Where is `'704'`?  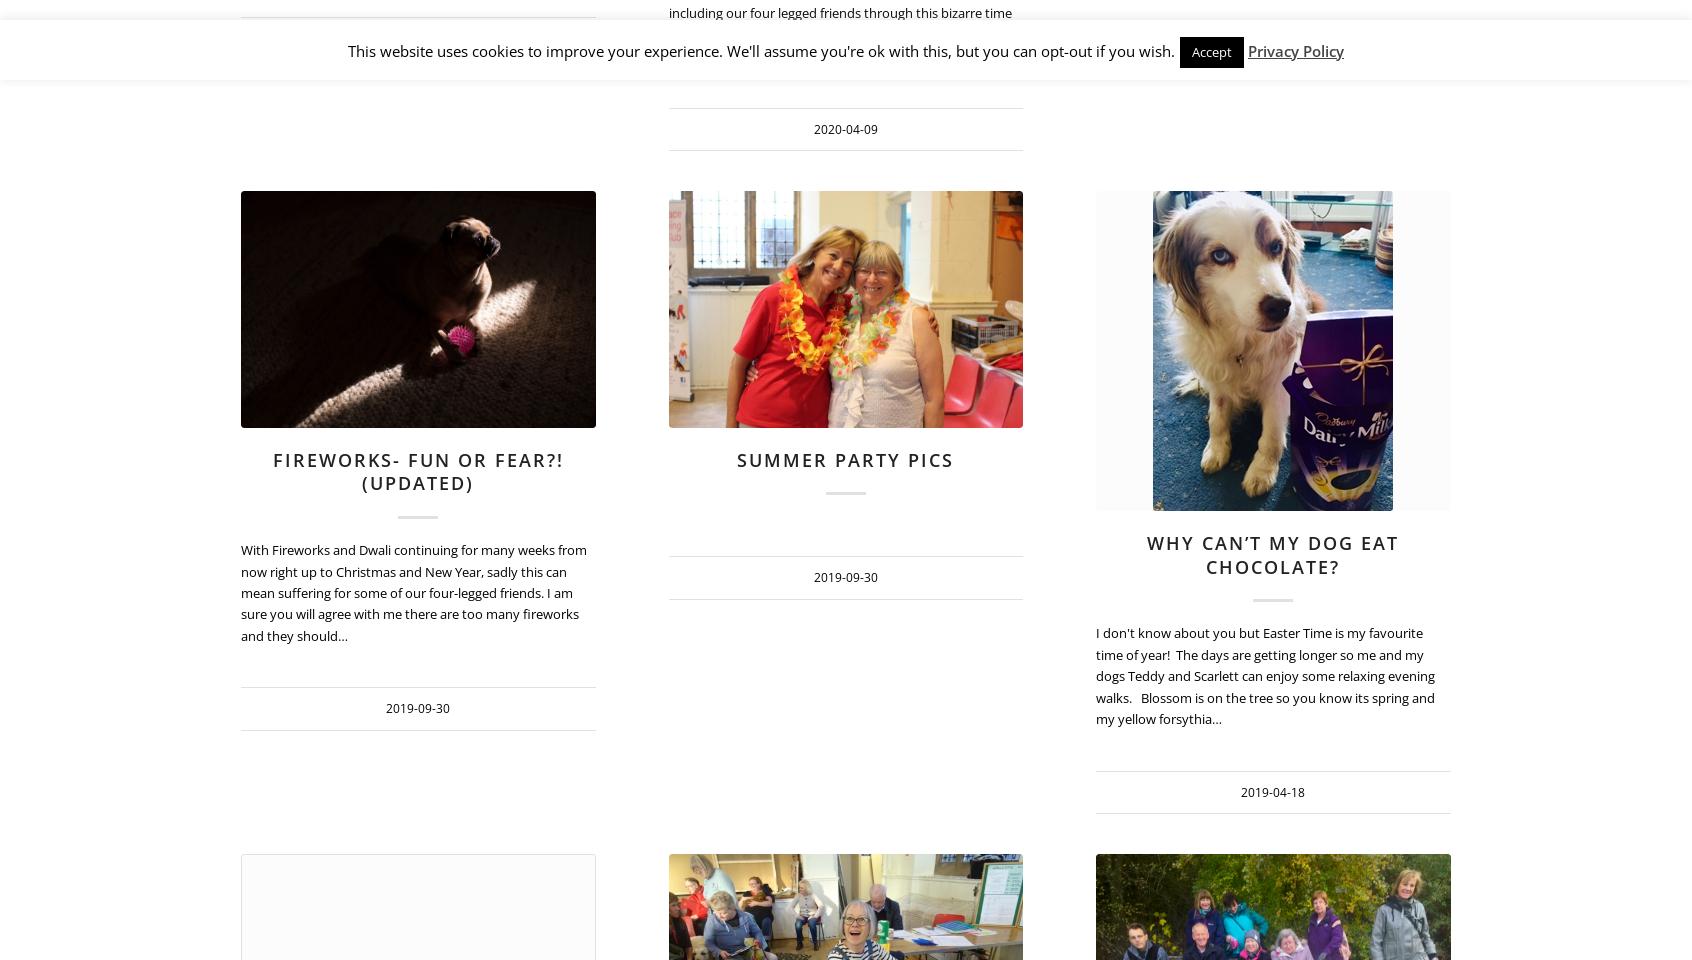 '704' is located at coordinates (1530, 905).